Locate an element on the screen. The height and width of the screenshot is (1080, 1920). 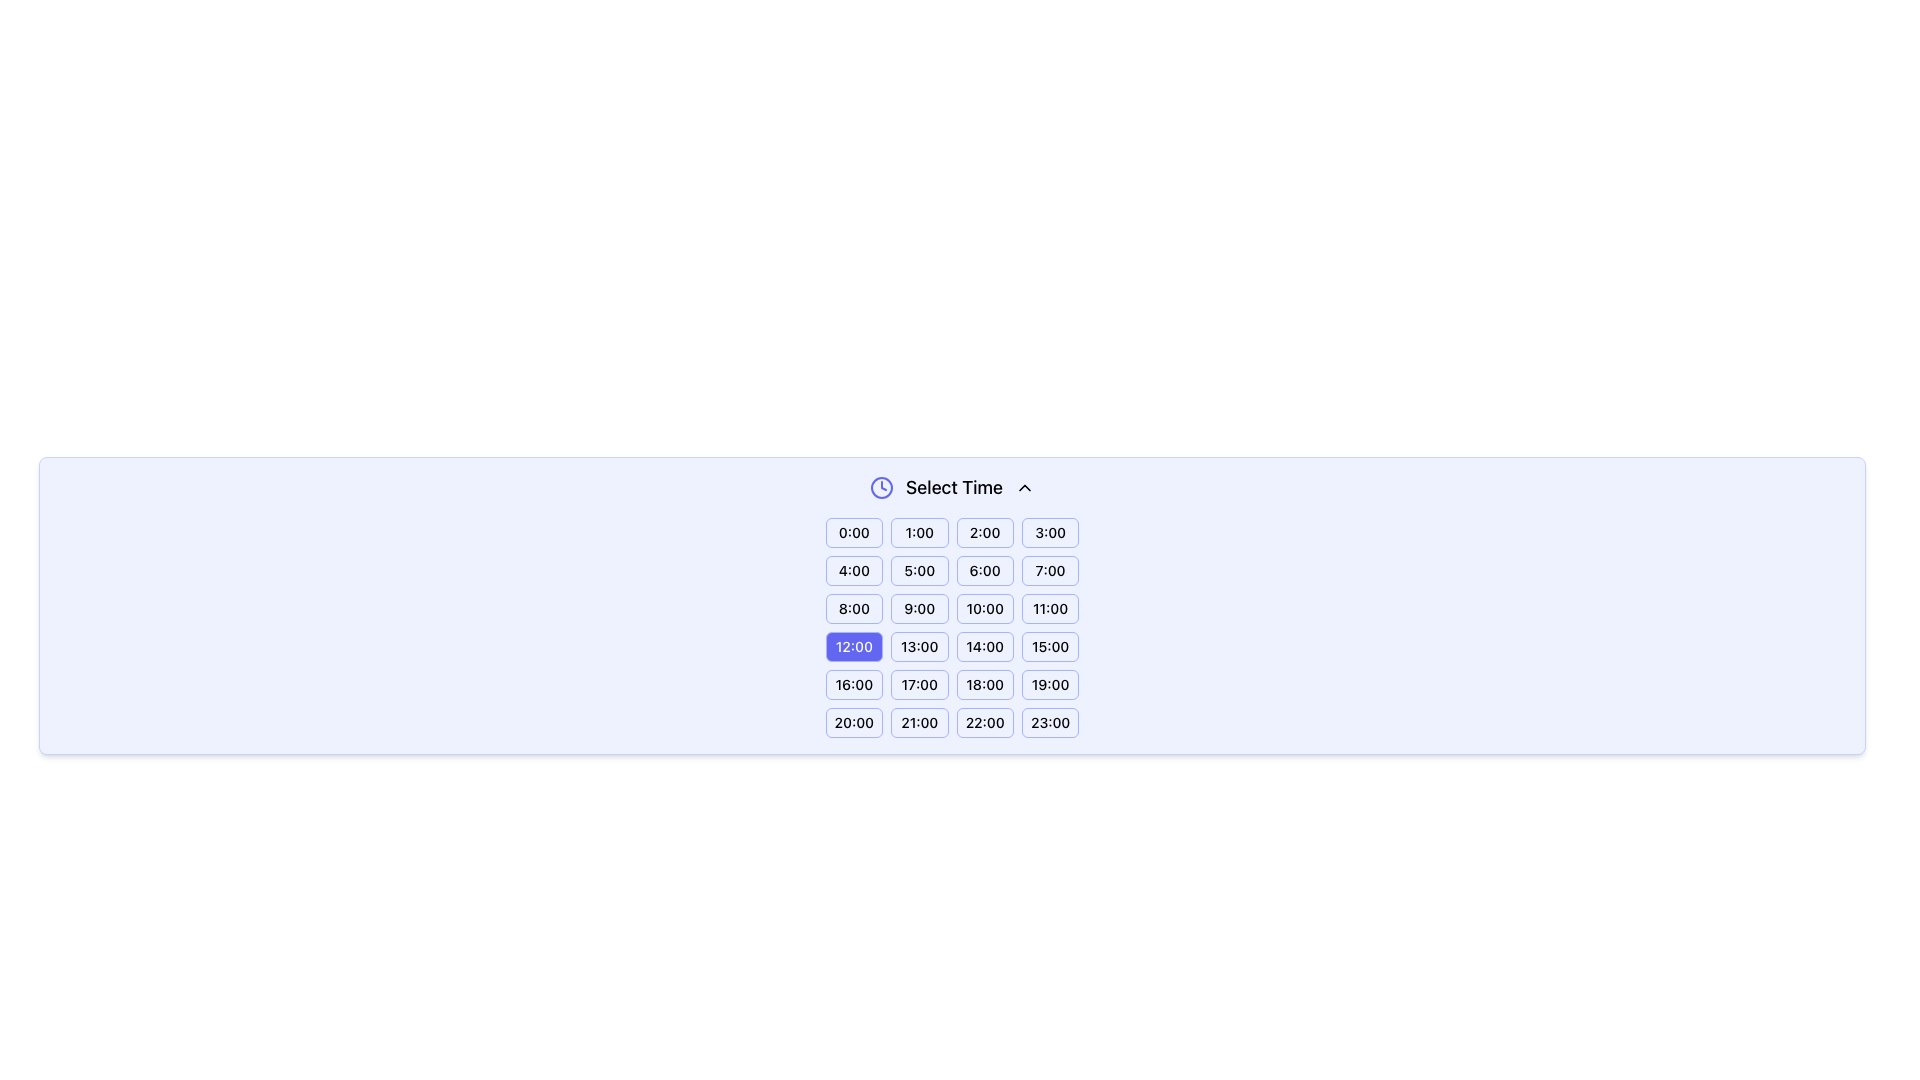
the time slot selector button for '18:00' is located at coordinates (985, 684).